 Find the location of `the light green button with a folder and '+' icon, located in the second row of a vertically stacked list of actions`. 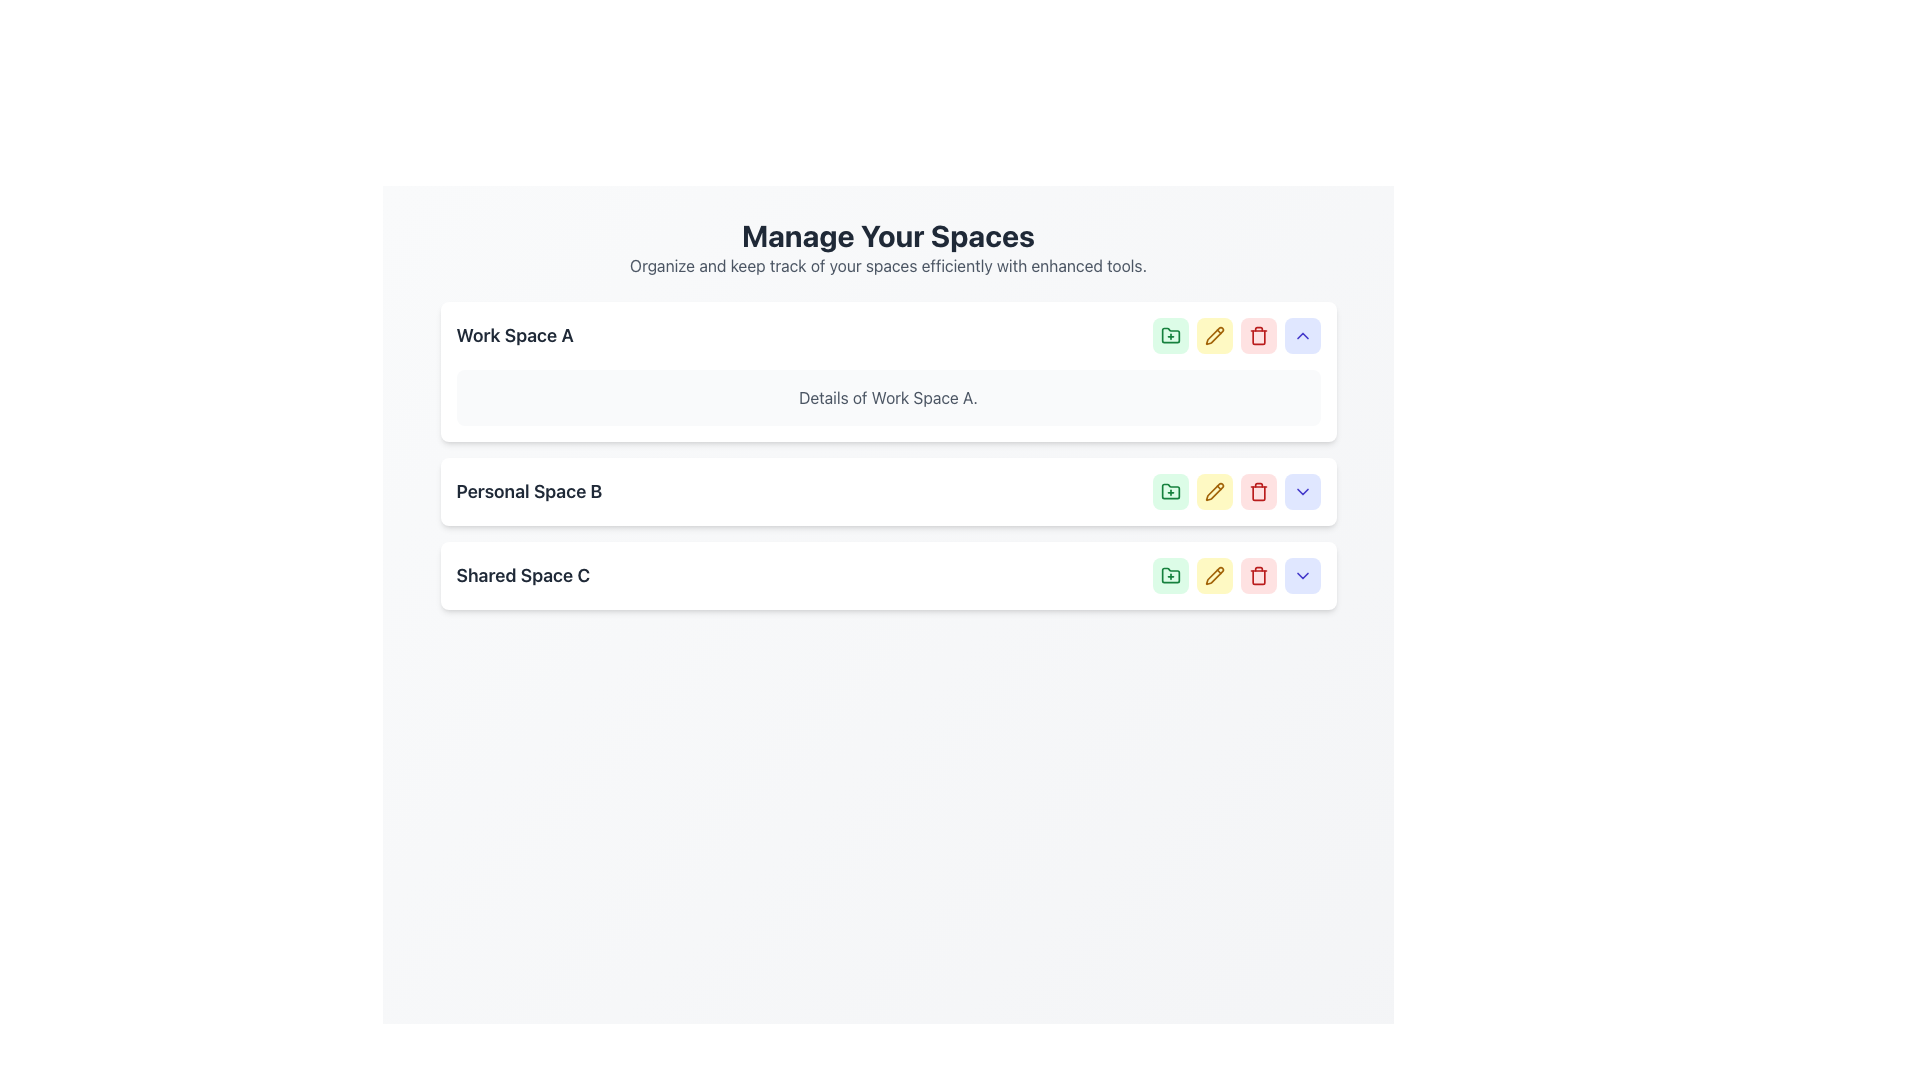

the light green button with a folder and '+' icon, located in the second row of a vertically stacked list of actions is located at coordinates (1170, 492).